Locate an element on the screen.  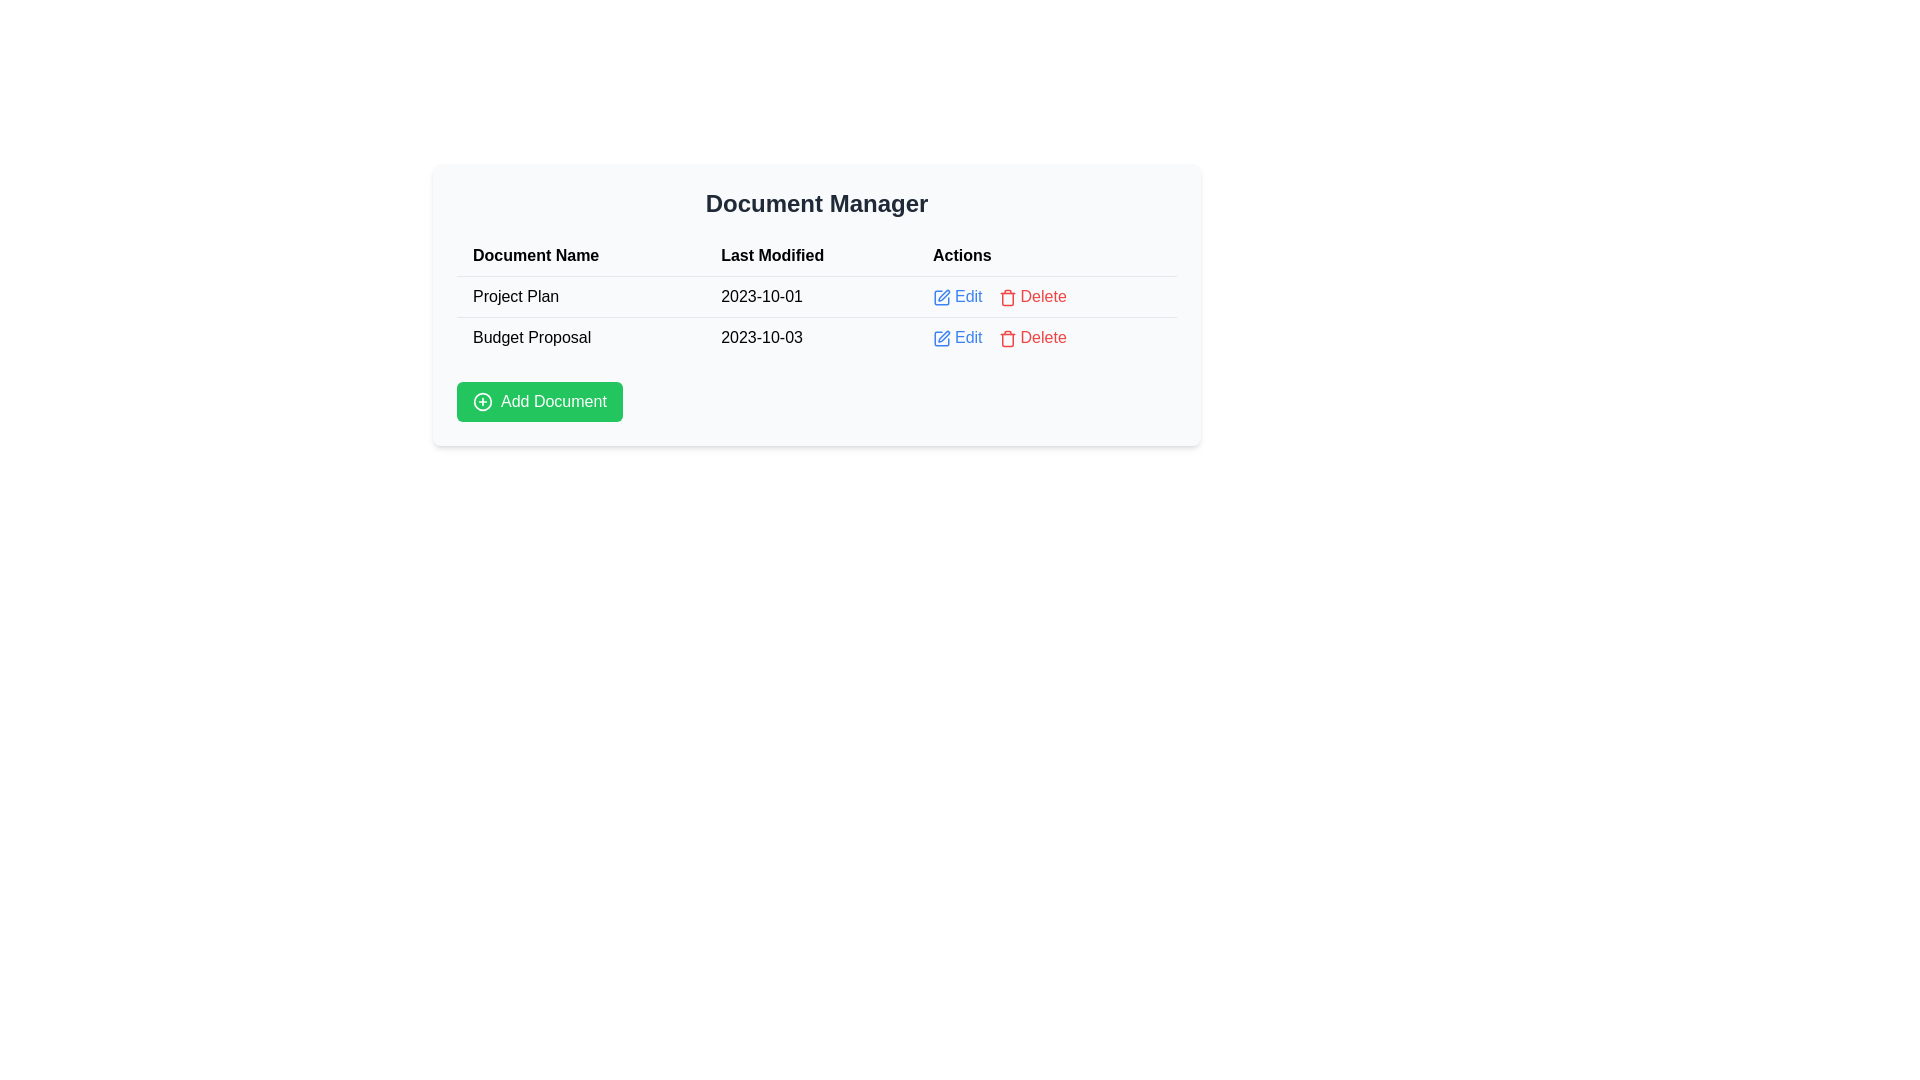
the red 'Delete' button with a trash icon to initiate deletion, located in the 'Actions' column of the first row of the table, next to the 'Edit' button is located at coordinates (1032, 297).